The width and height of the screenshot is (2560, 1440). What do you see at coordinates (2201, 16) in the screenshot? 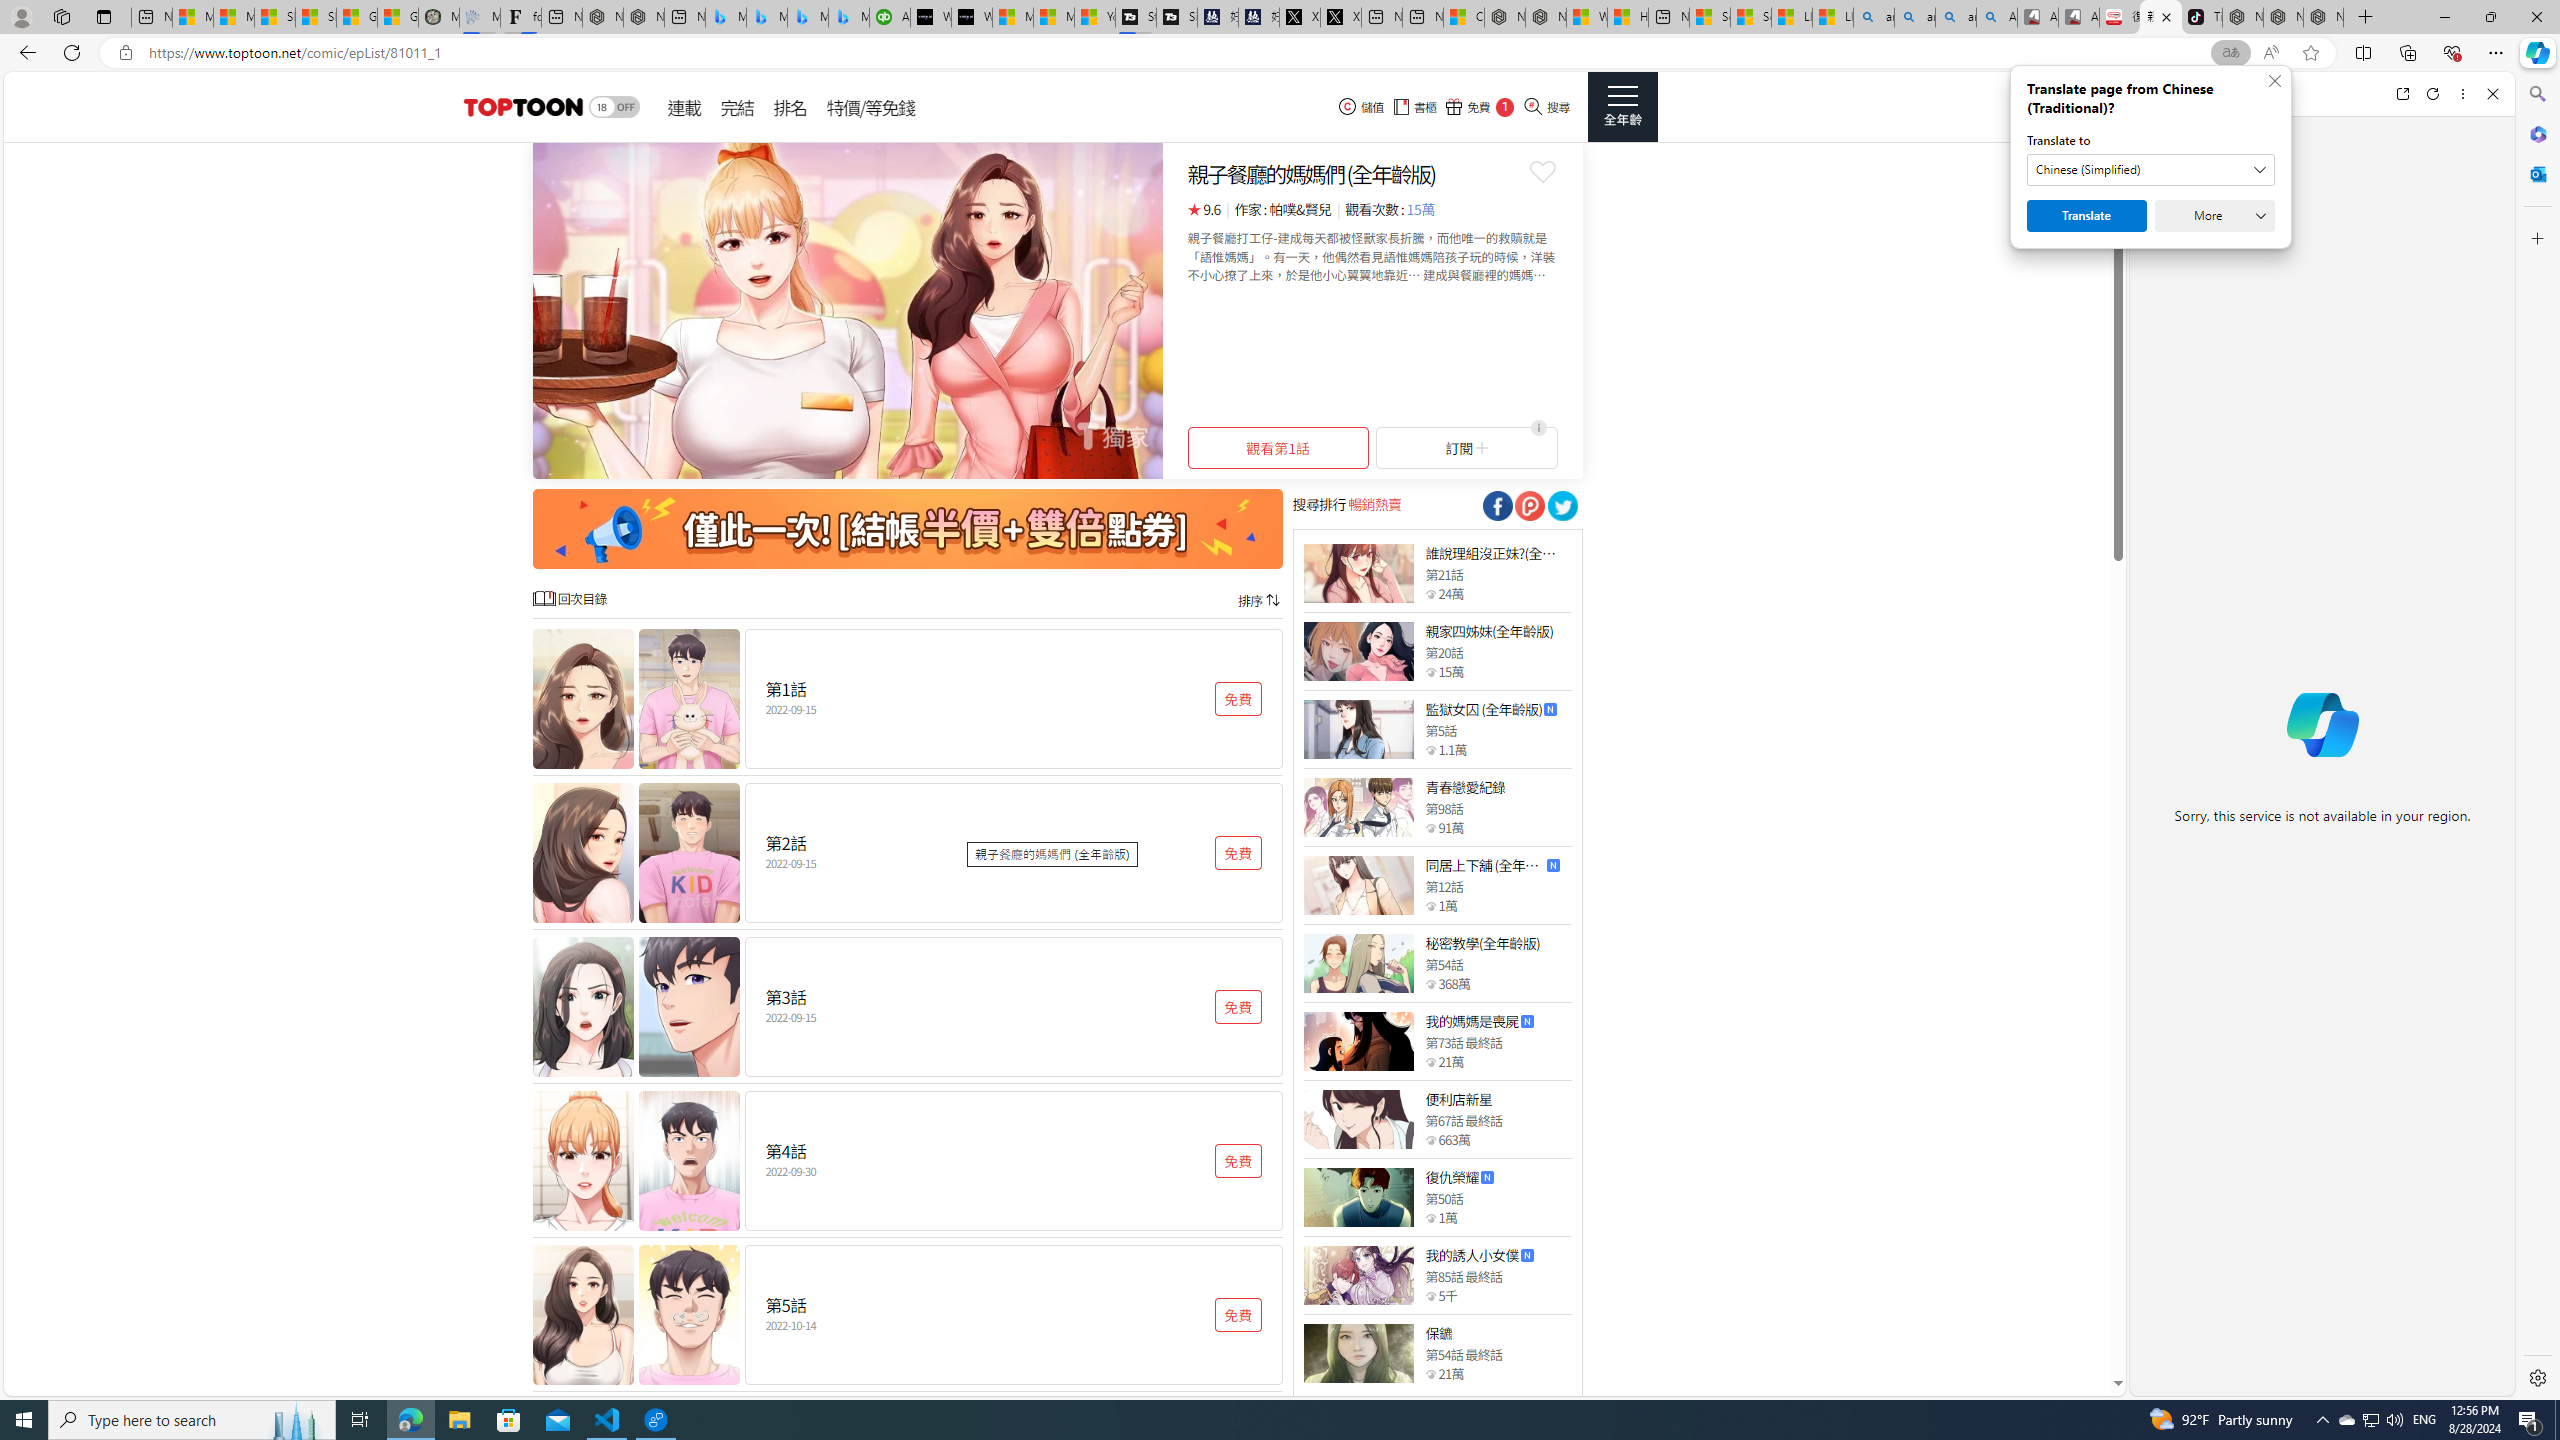
I see `'TikTok'` at bounding box center [2201, 16].